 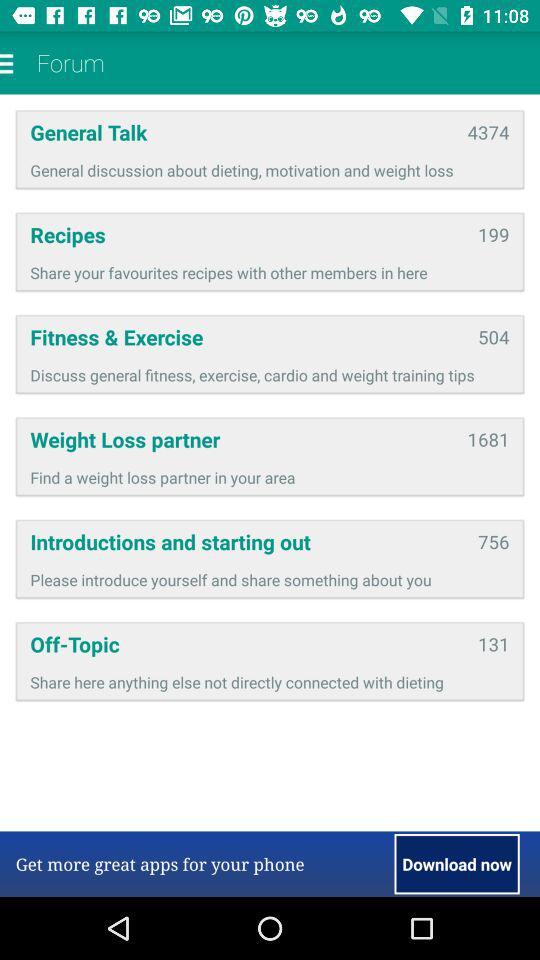 What do you see at coordinates (457, 863) in the screenshot?
I see `download now icon` at bounding box center [457, 863].